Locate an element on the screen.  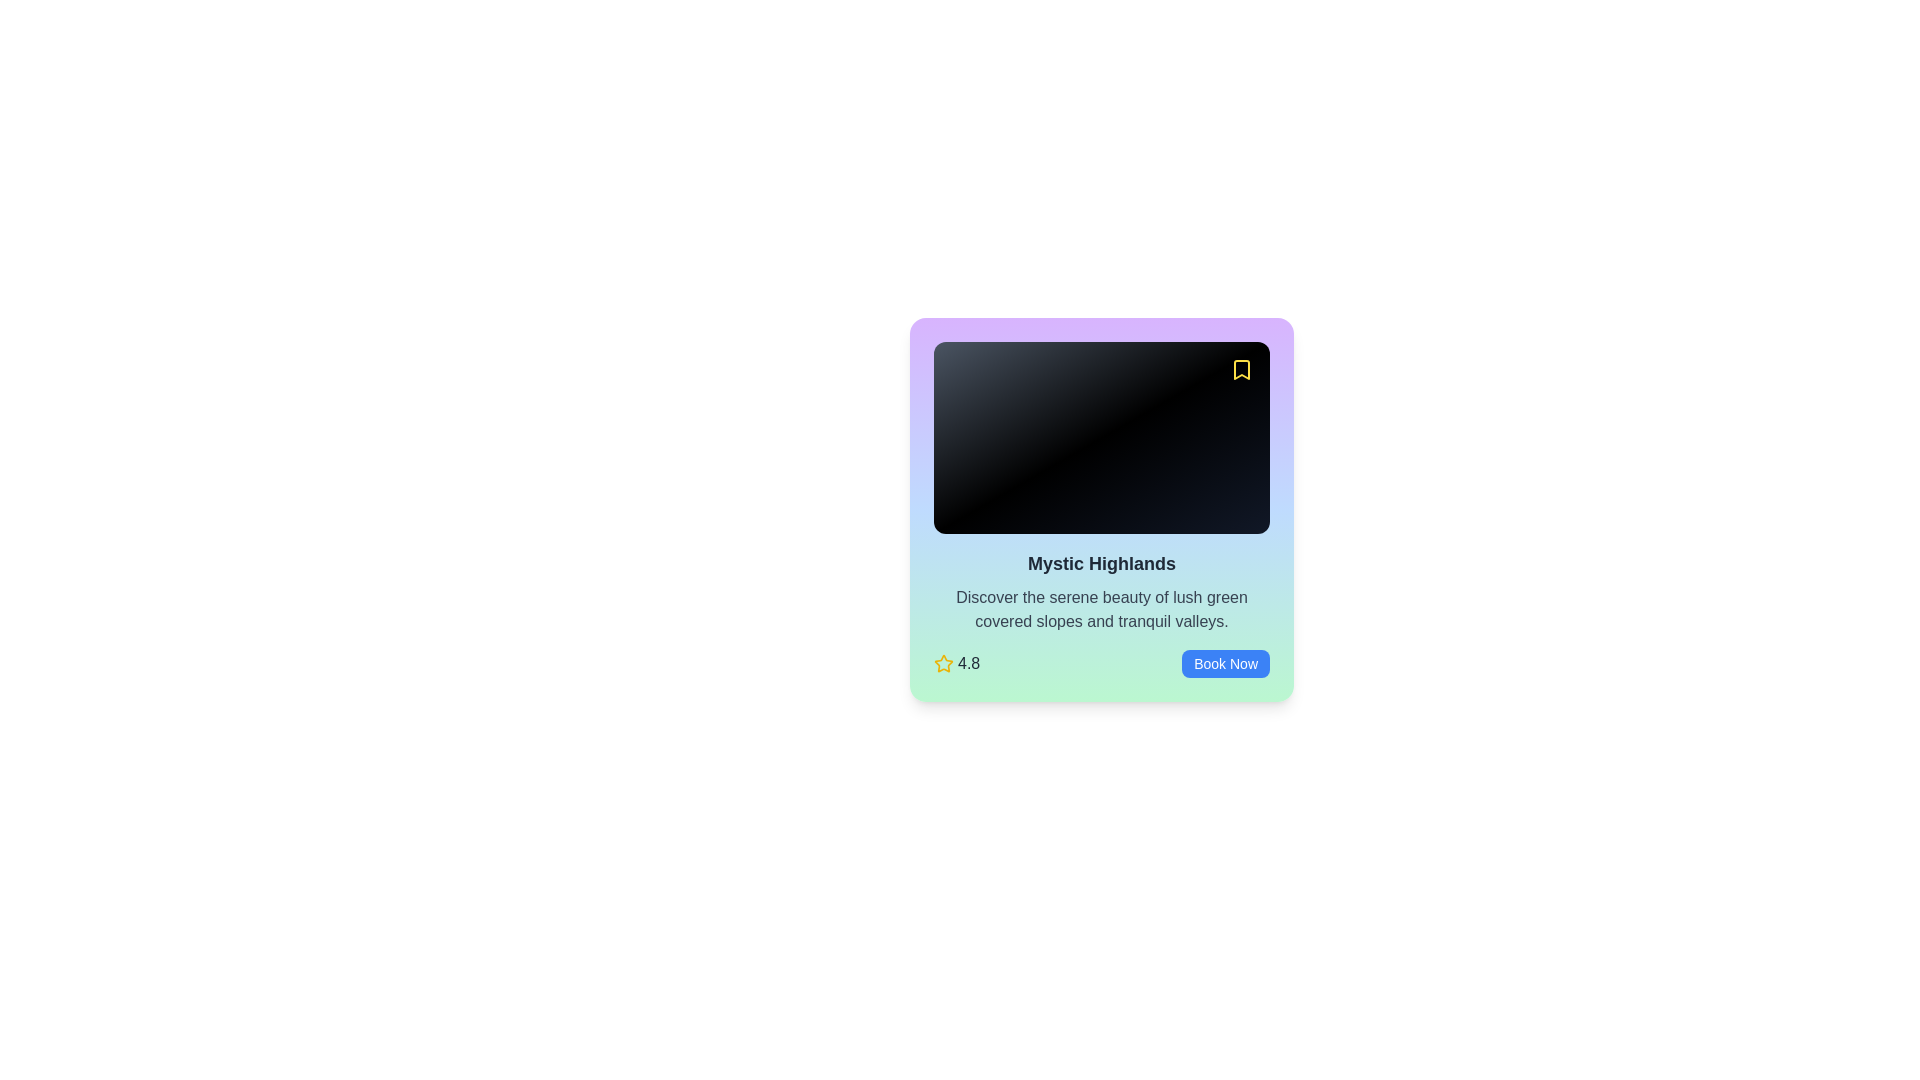
the star icon indicating a rating of 4.8, which is positioned to the left of the text label within the UI card is located at coordinates (943, 663).